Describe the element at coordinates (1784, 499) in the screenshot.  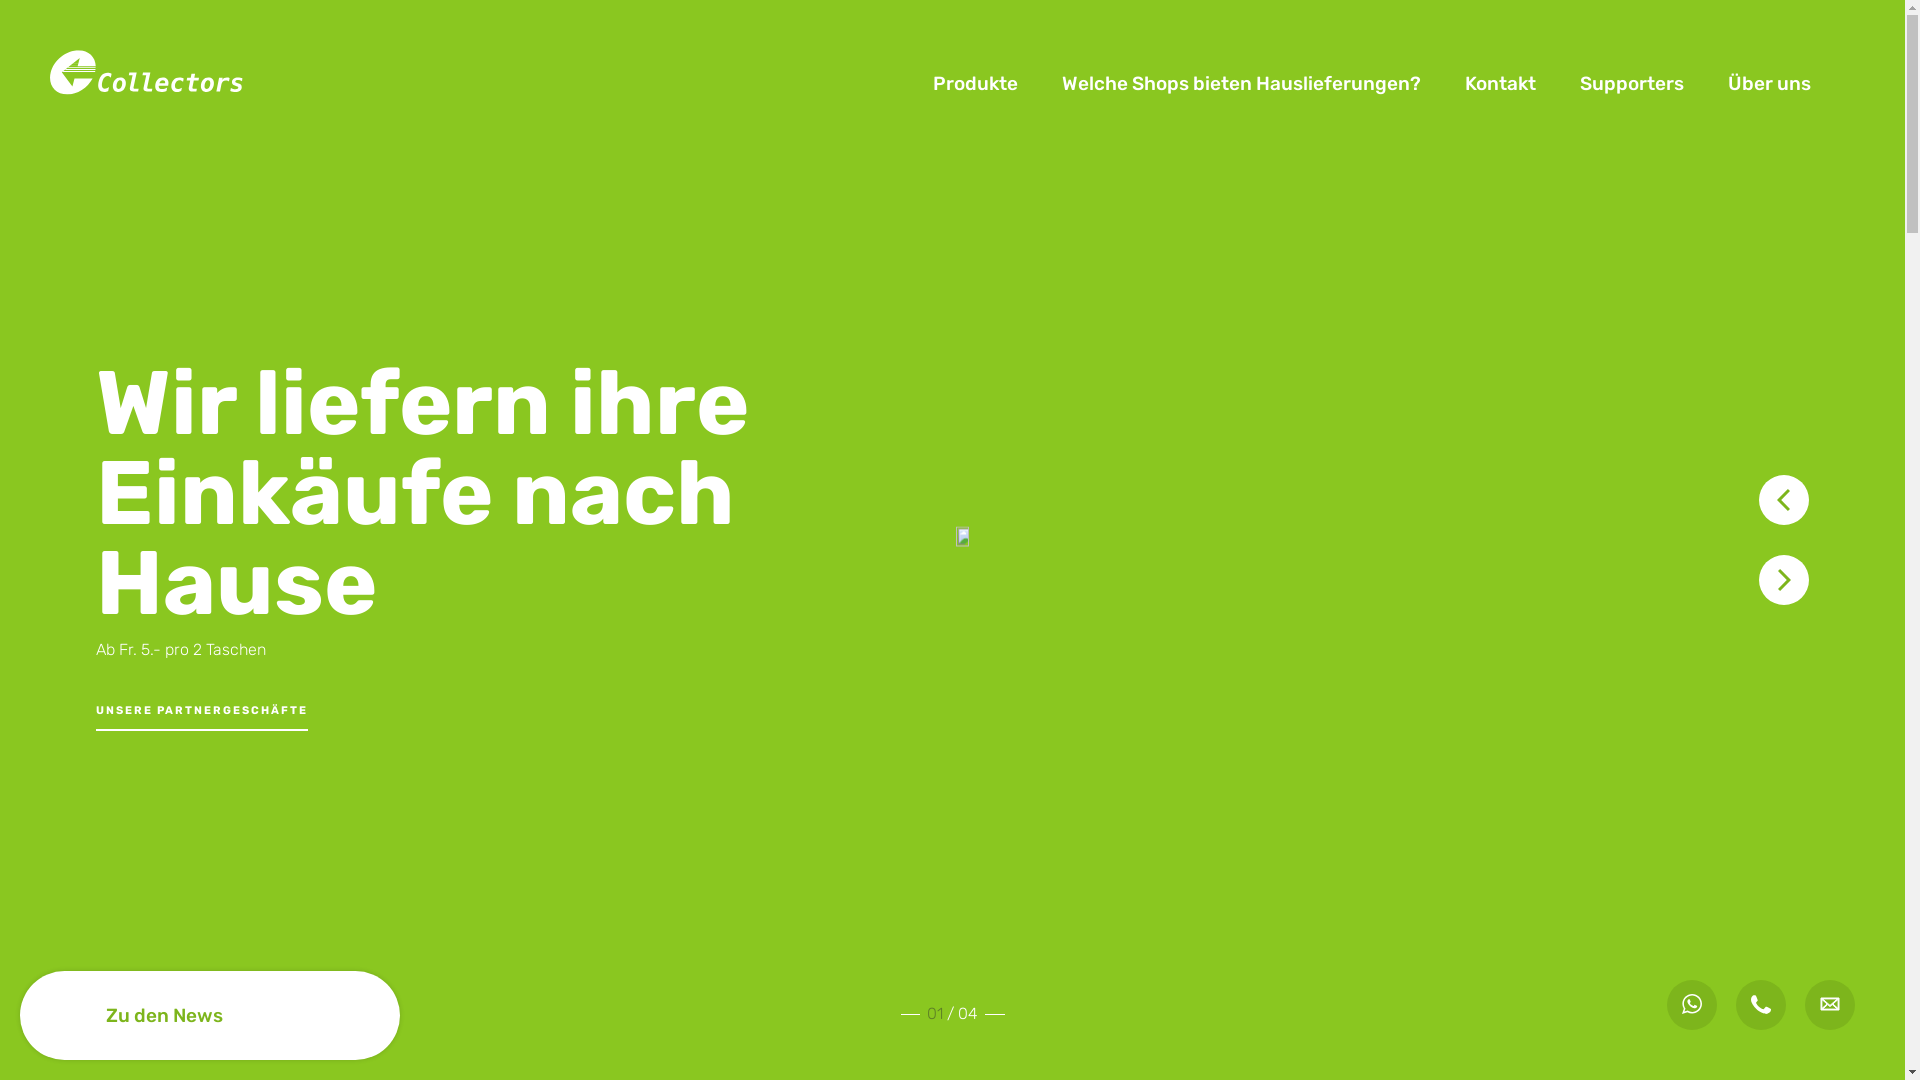
I see `'Vorherige Folie'` at that location.